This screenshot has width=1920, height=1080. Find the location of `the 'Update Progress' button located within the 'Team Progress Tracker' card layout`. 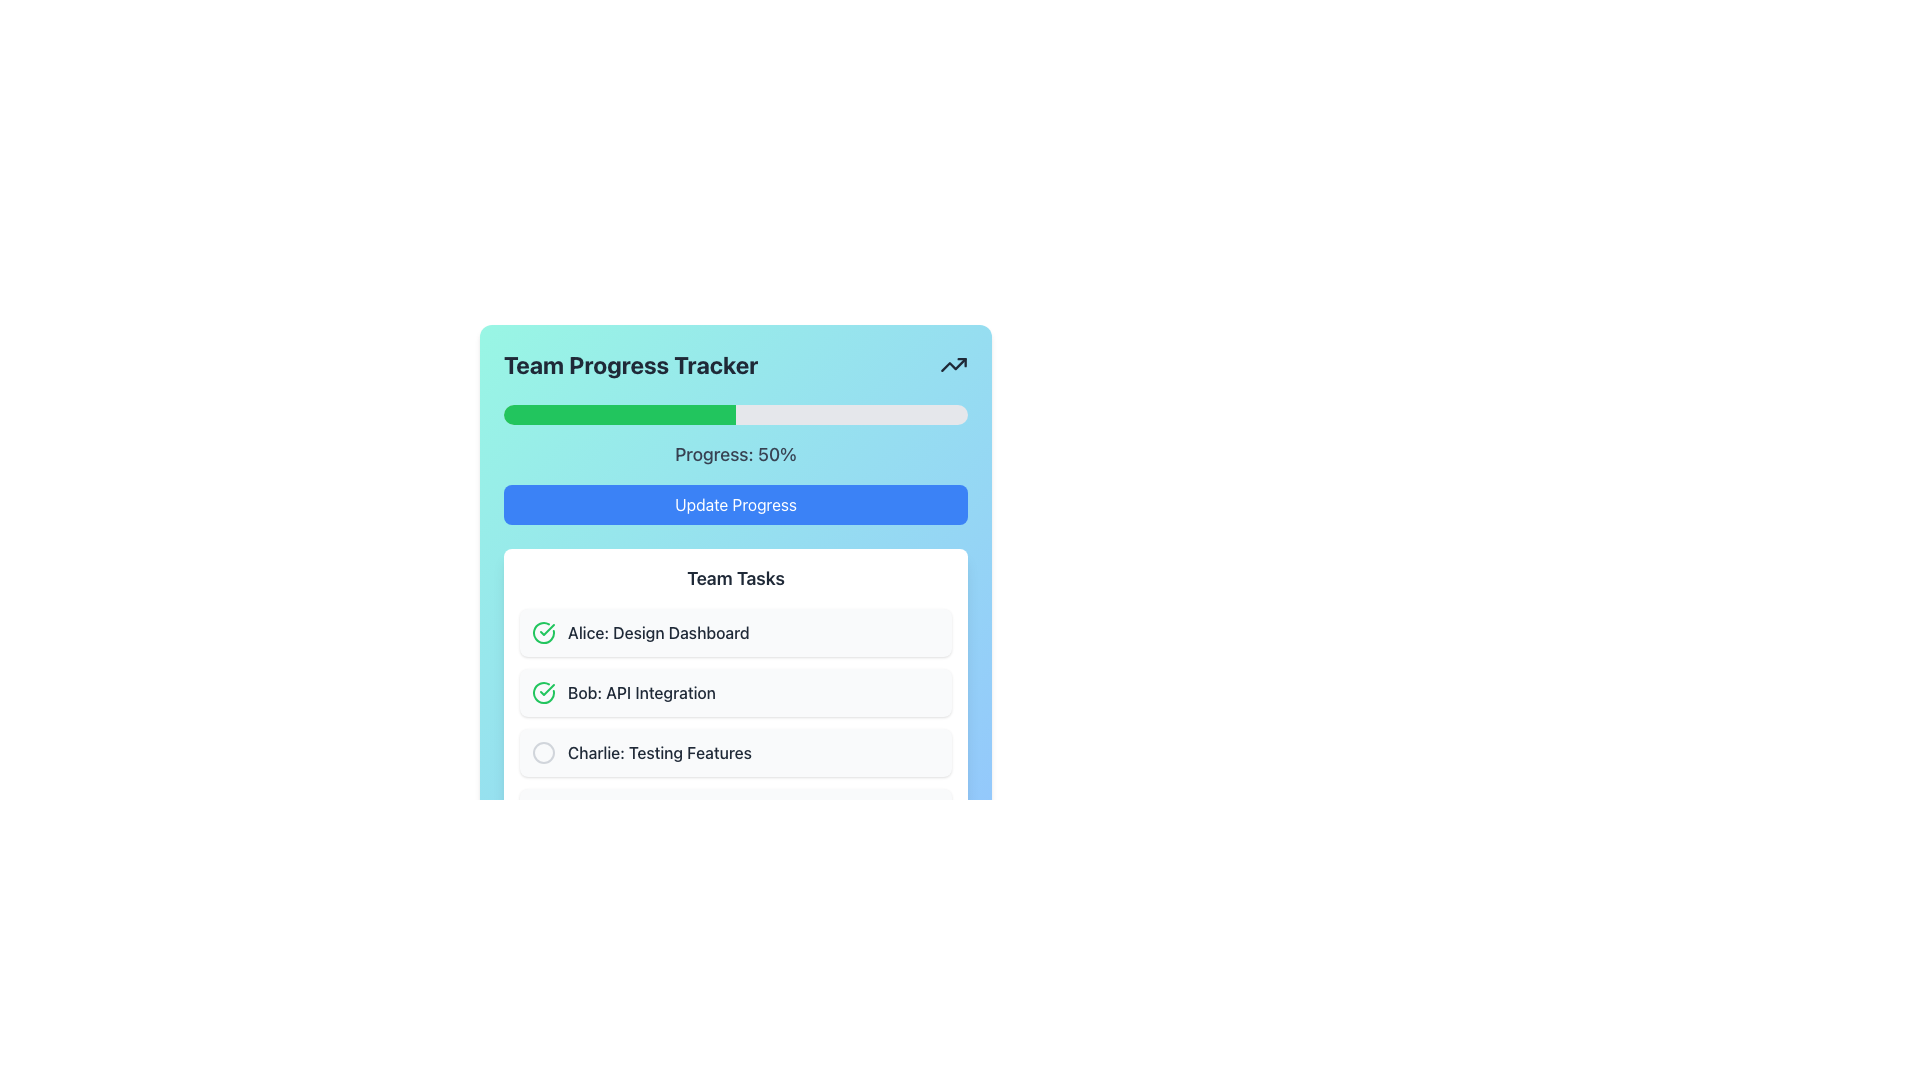

the 'Update Progress' button located within the 'Team Progress Tracker' card layout is located at coordinates (734, 504).